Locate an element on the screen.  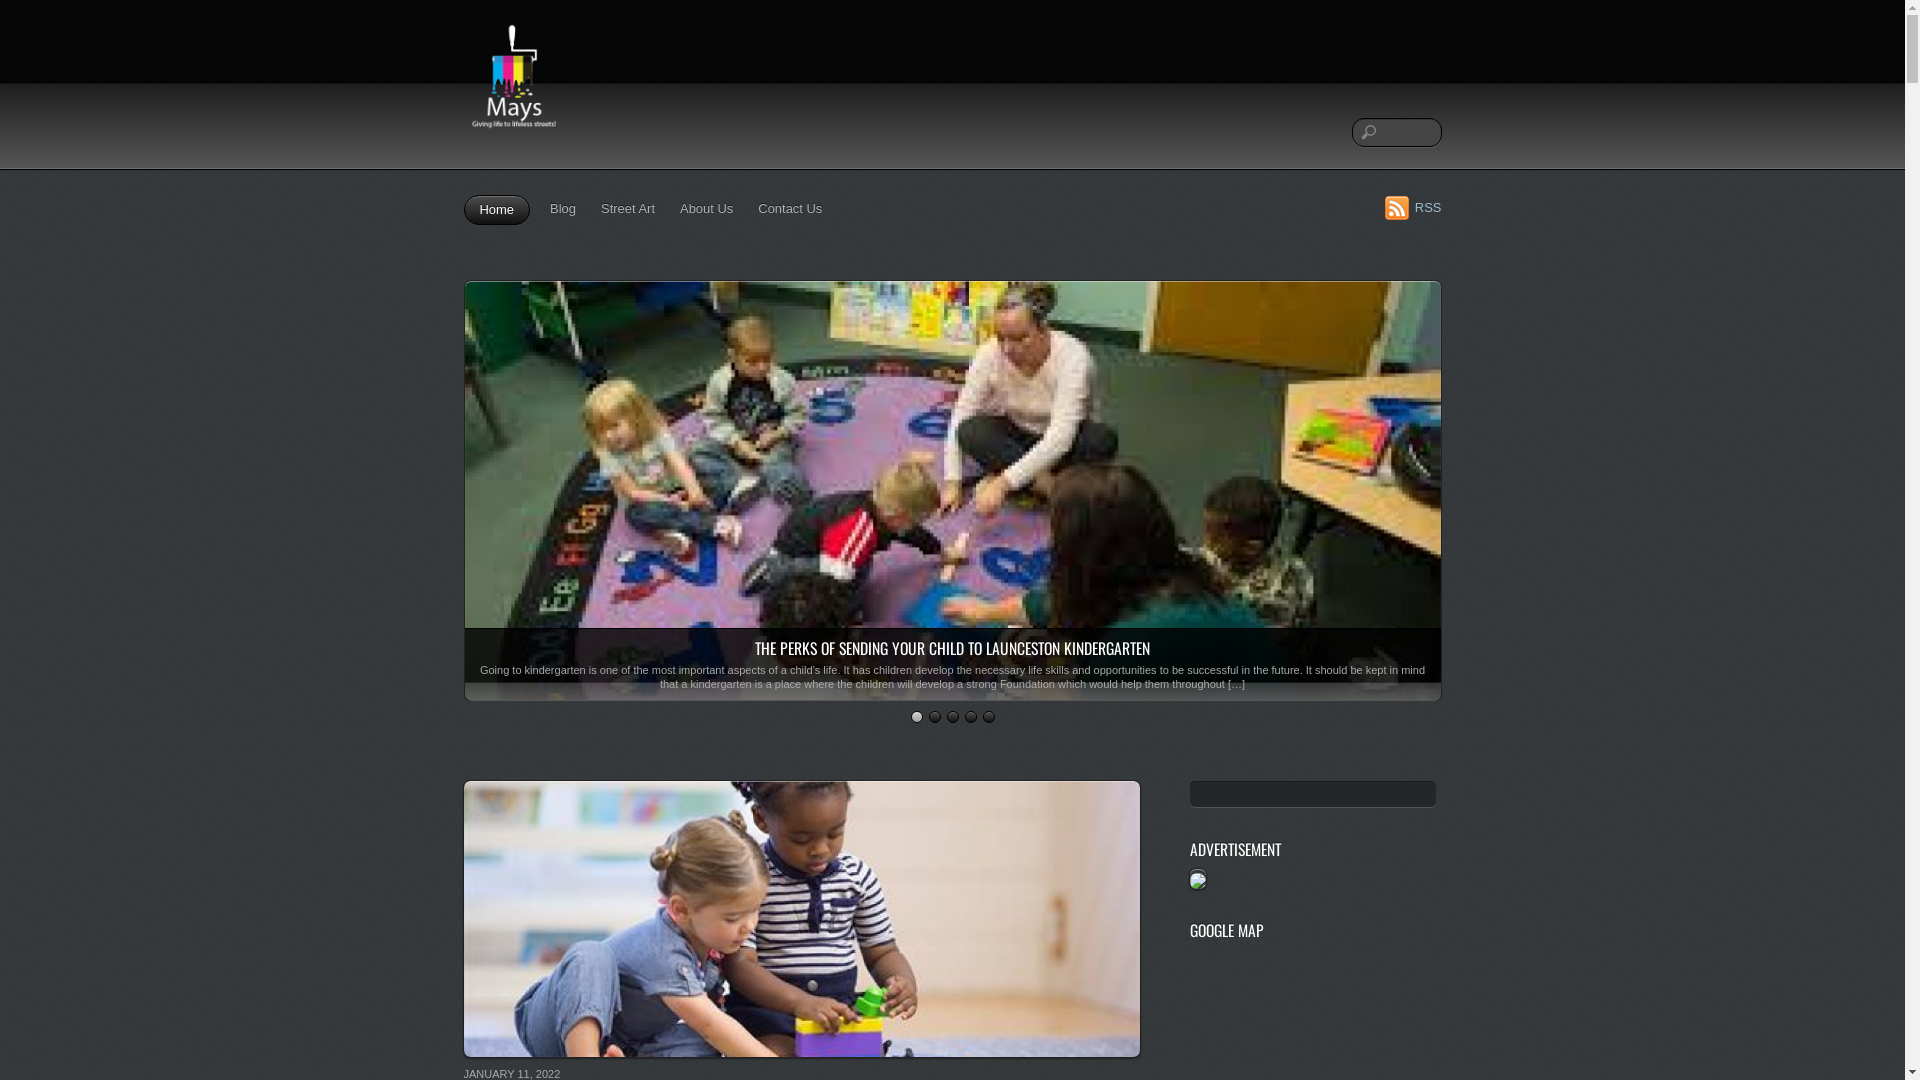
'Home' is located at coordinates (497, 209).